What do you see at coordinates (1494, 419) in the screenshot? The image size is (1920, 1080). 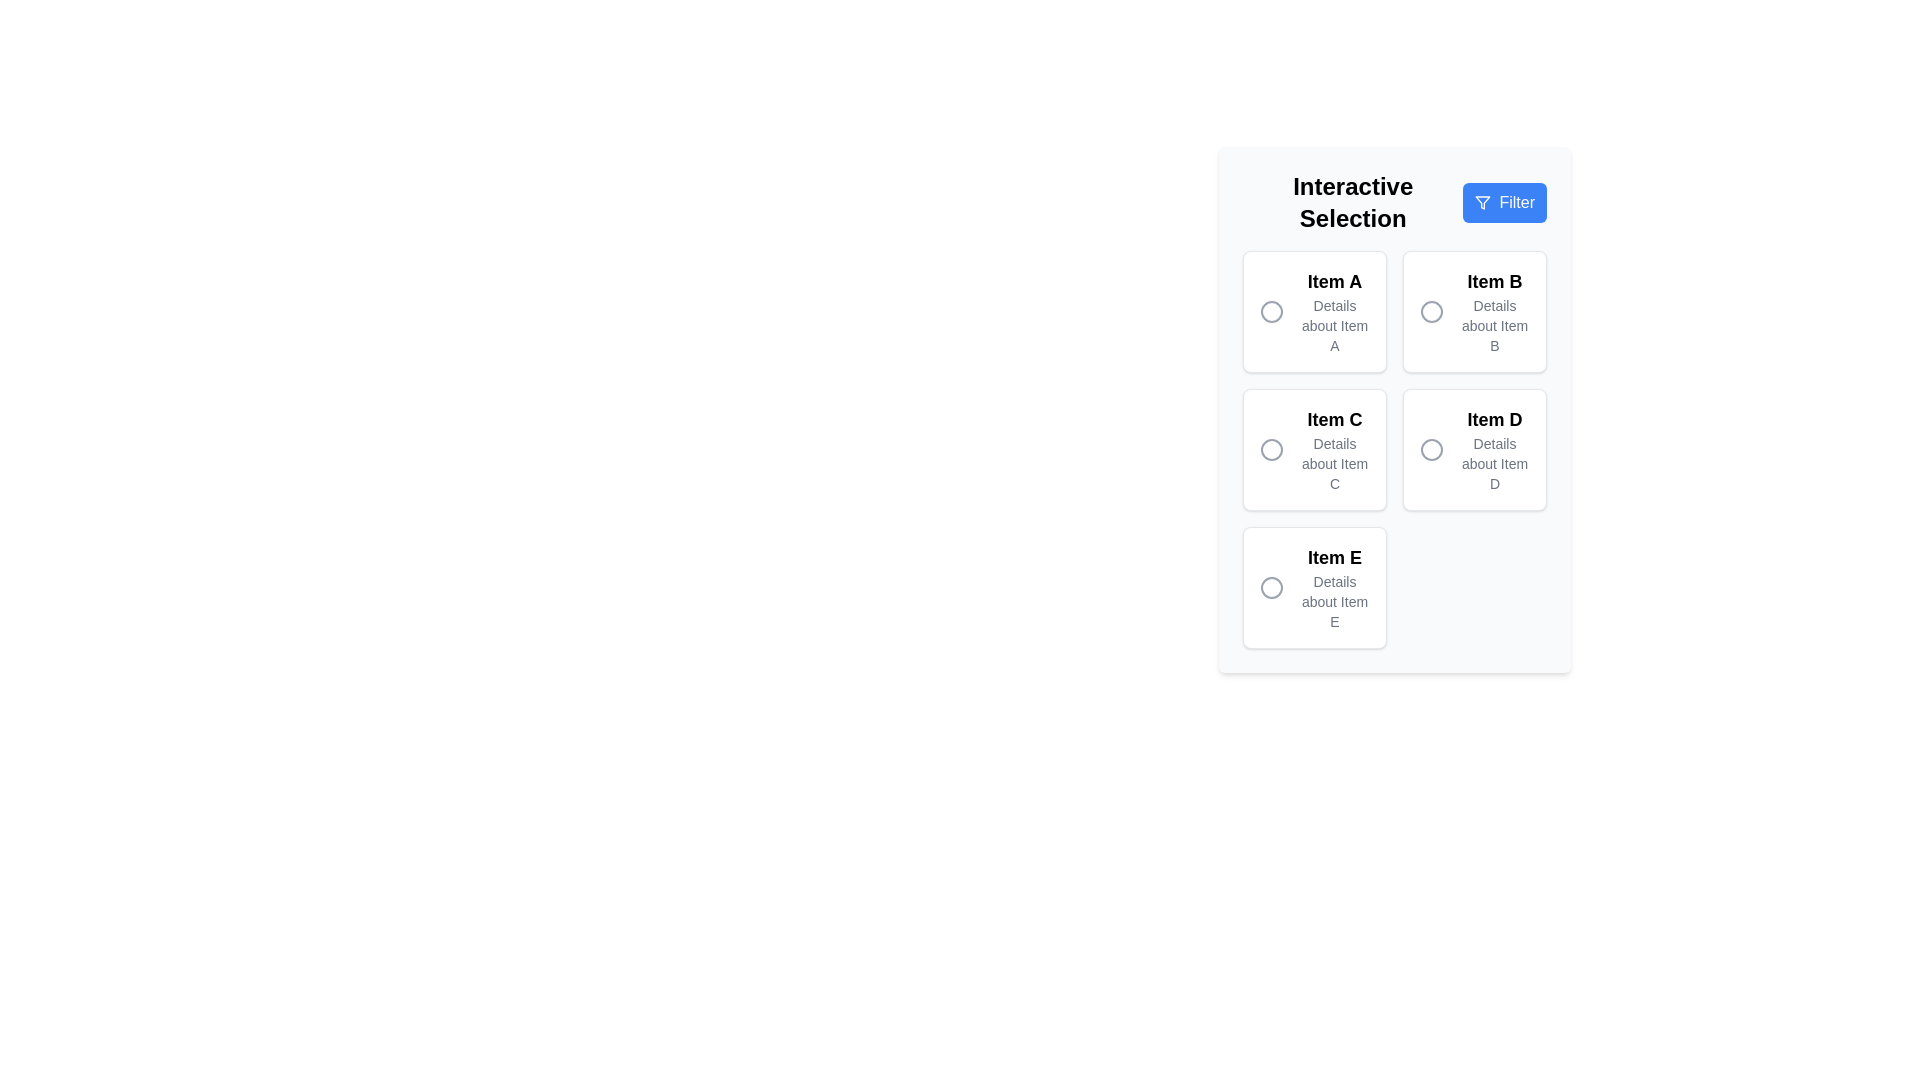 I see `the header label that identifies 'Item D', located in the bottom-right quadrant of the interface grid layout` at bounding box center [1494, 419].